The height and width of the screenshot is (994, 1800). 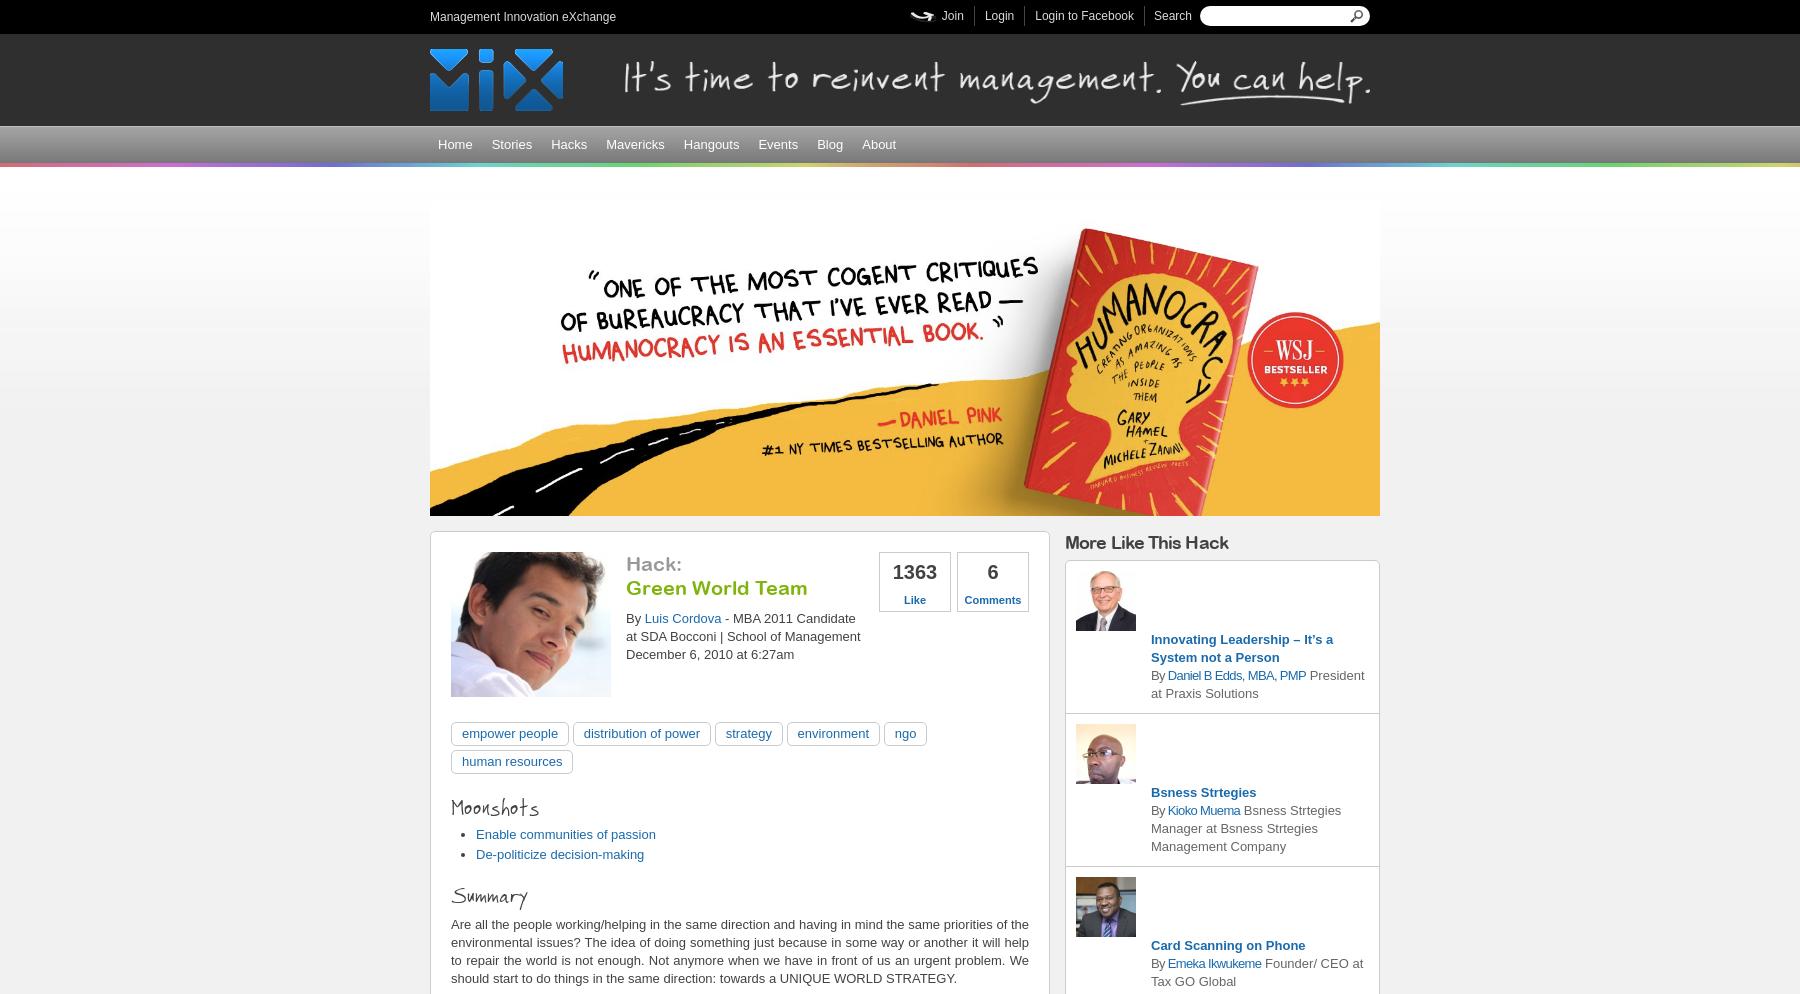 What do you see at coordinates (1149, 979) in the screenshot?
I see `'Tax GO Global'` at bounding box center [1149, 979].